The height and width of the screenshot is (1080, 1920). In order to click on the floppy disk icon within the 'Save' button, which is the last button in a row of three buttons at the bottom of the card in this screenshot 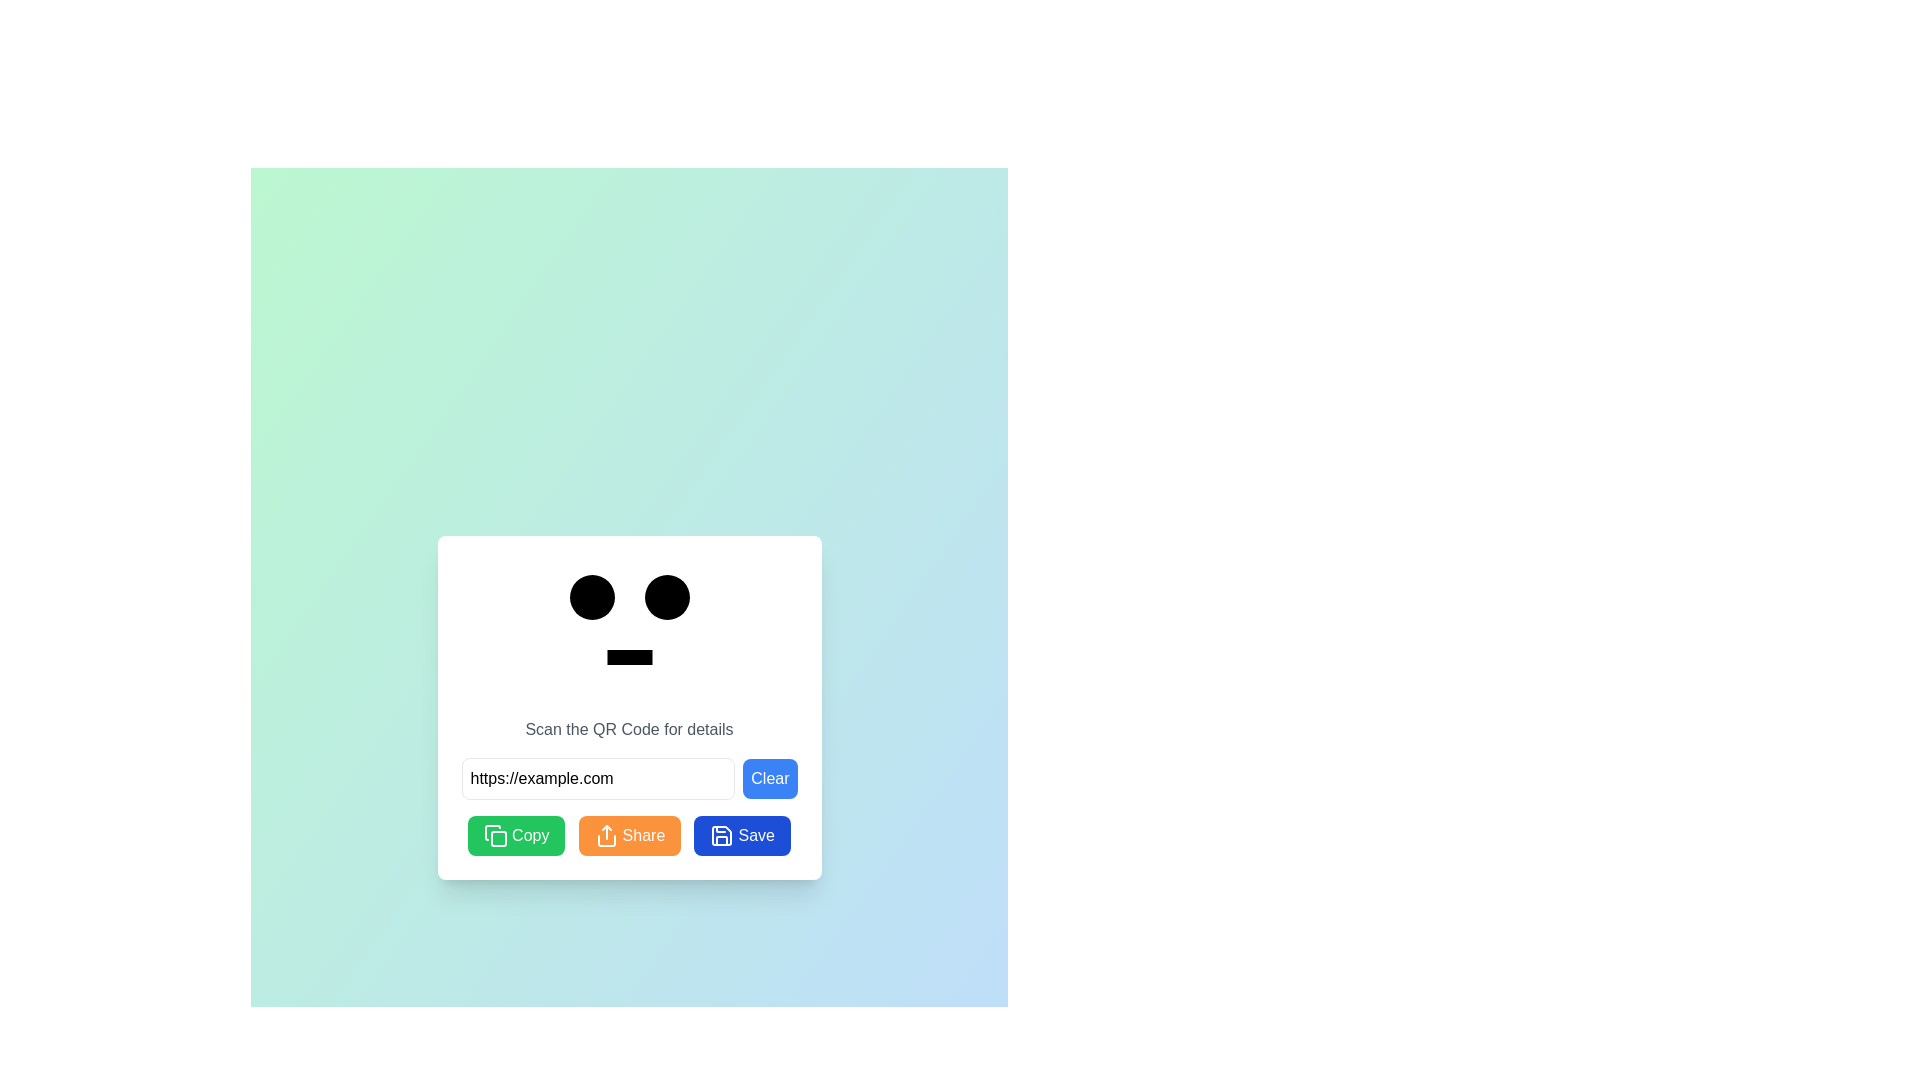, I will do `click(721, 836)`.